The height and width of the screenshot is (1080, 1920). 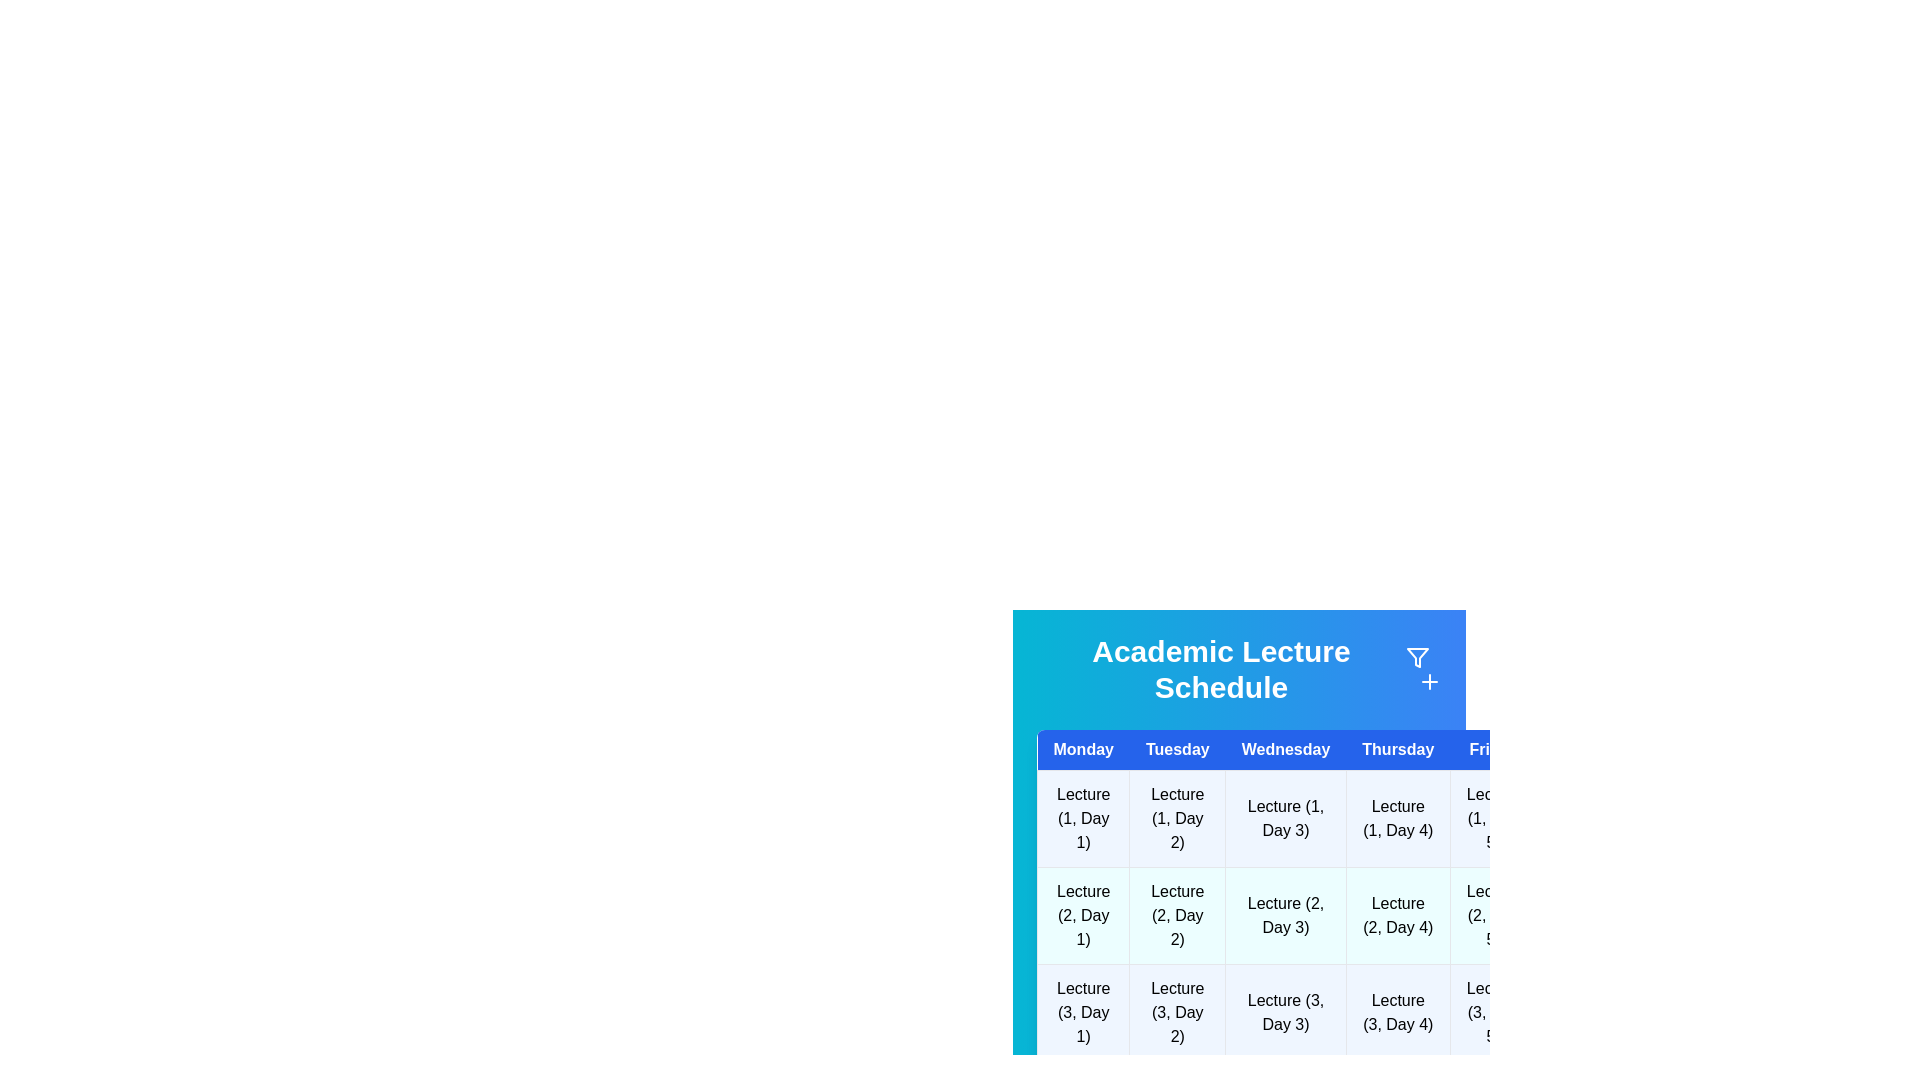 What do you see at coordinates (1177, 750) in the screenshot?
I see `the header for Tuesday to sort or filter the schedule by that day` at bounding box center [1177, 750].